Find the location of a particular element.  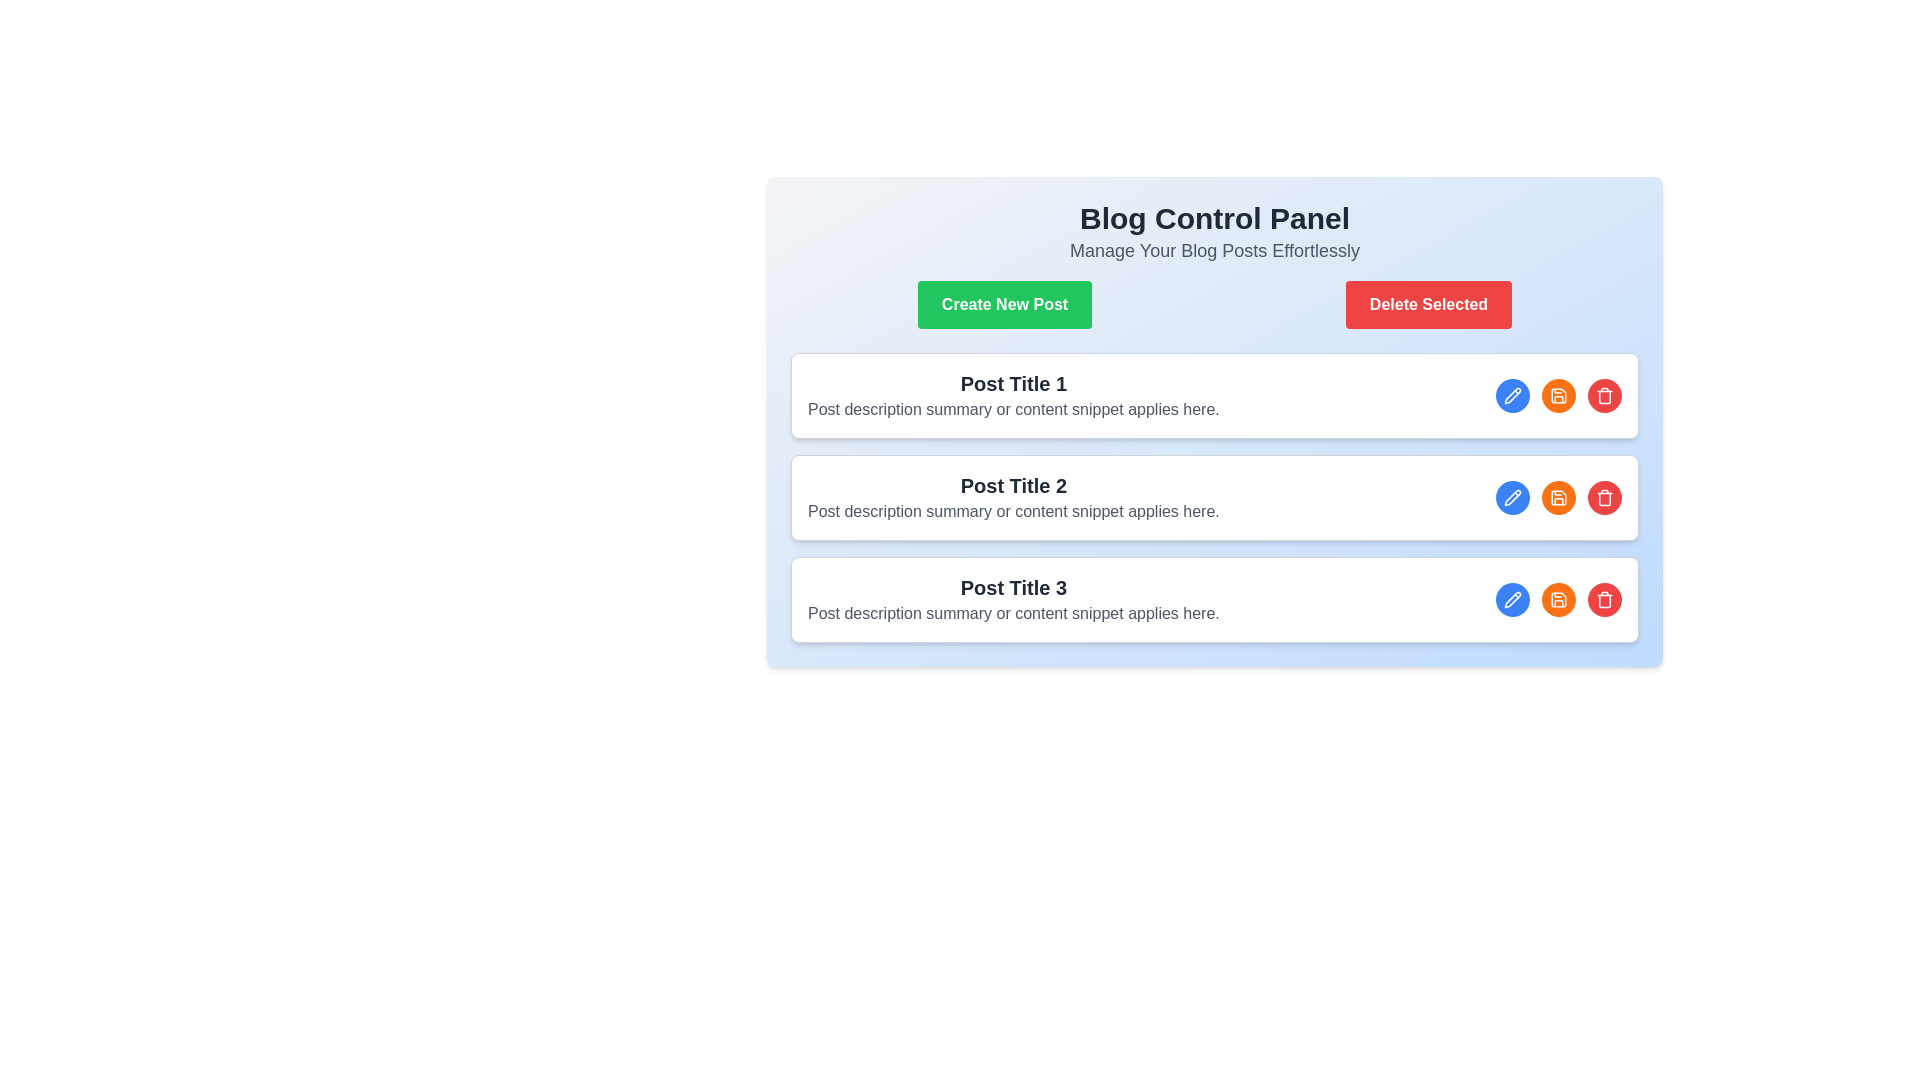

the textual UI component displaying the post's title and description, which is the third item in the list located under 'Post Title 2' is located at coordinates (1013, 599).